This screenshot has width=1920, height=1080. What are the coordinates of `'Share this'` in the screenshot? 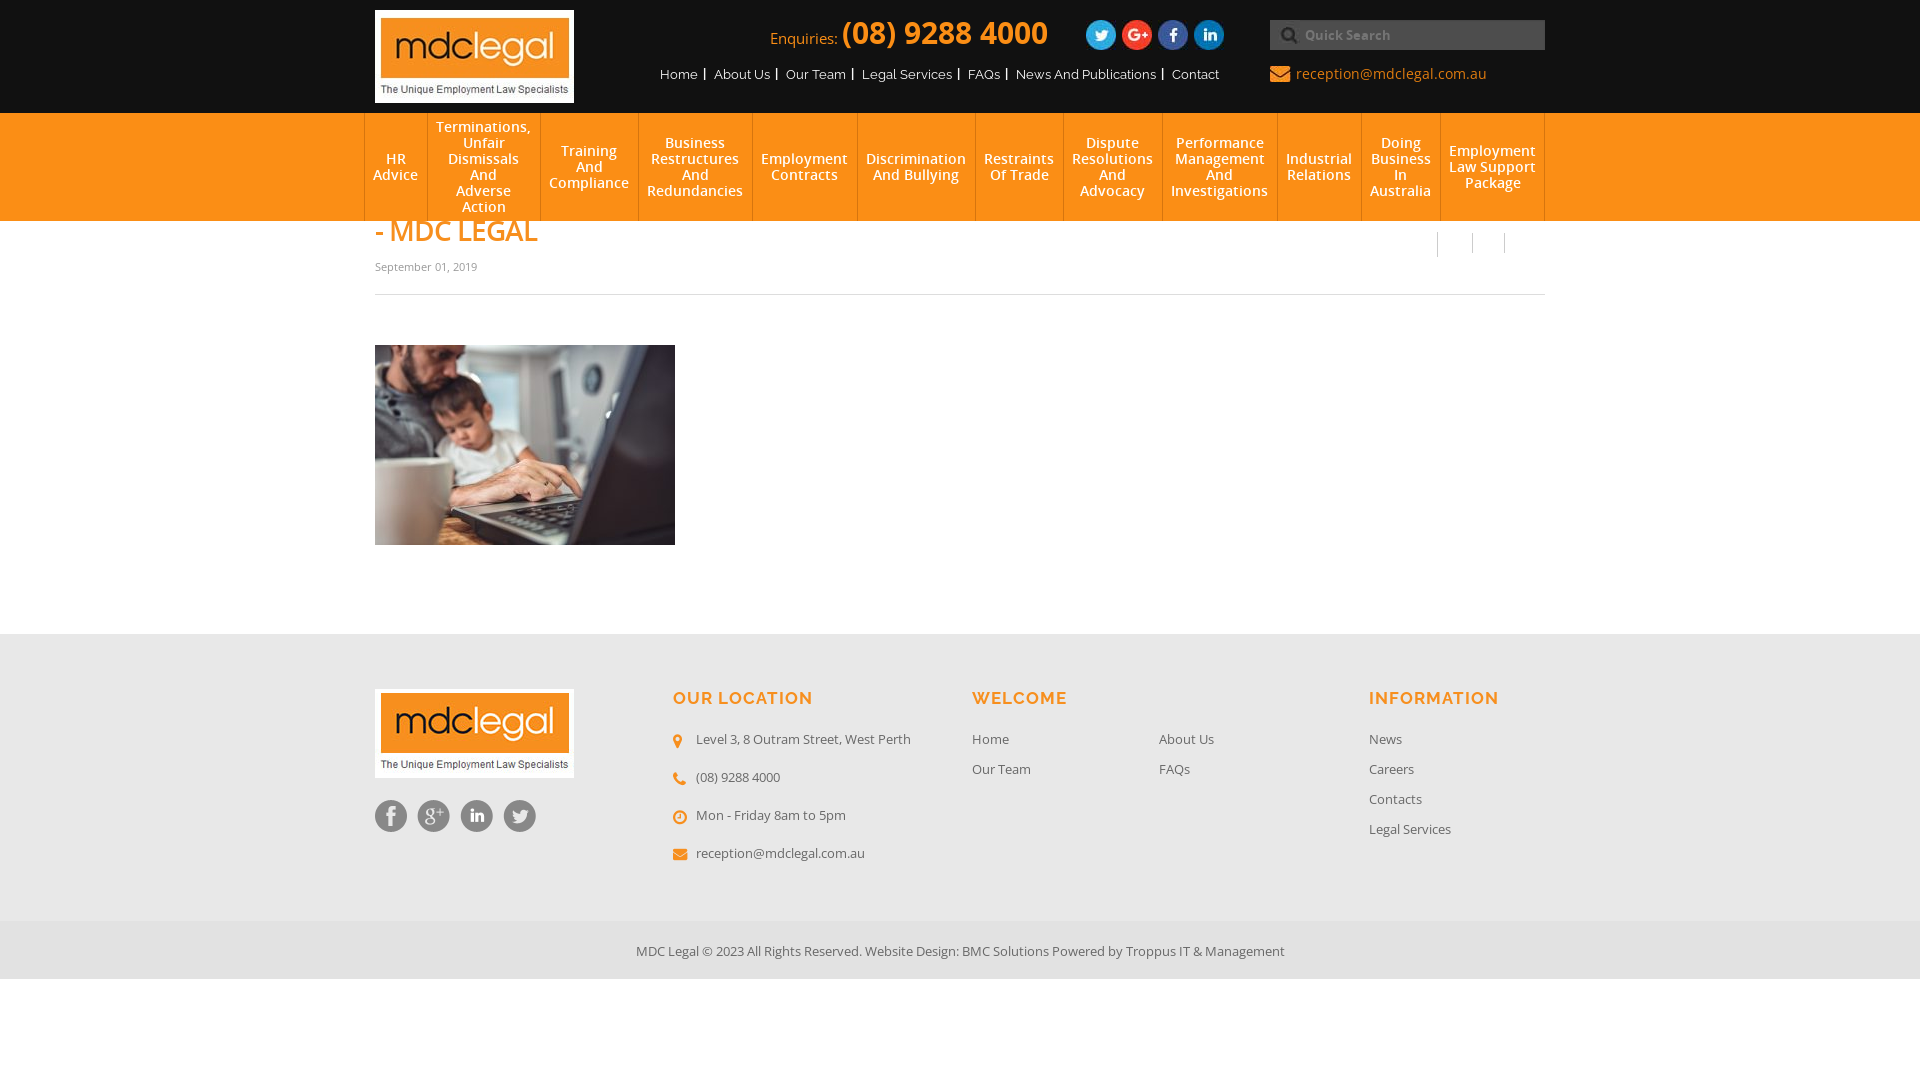 It's located at (1455, 242).